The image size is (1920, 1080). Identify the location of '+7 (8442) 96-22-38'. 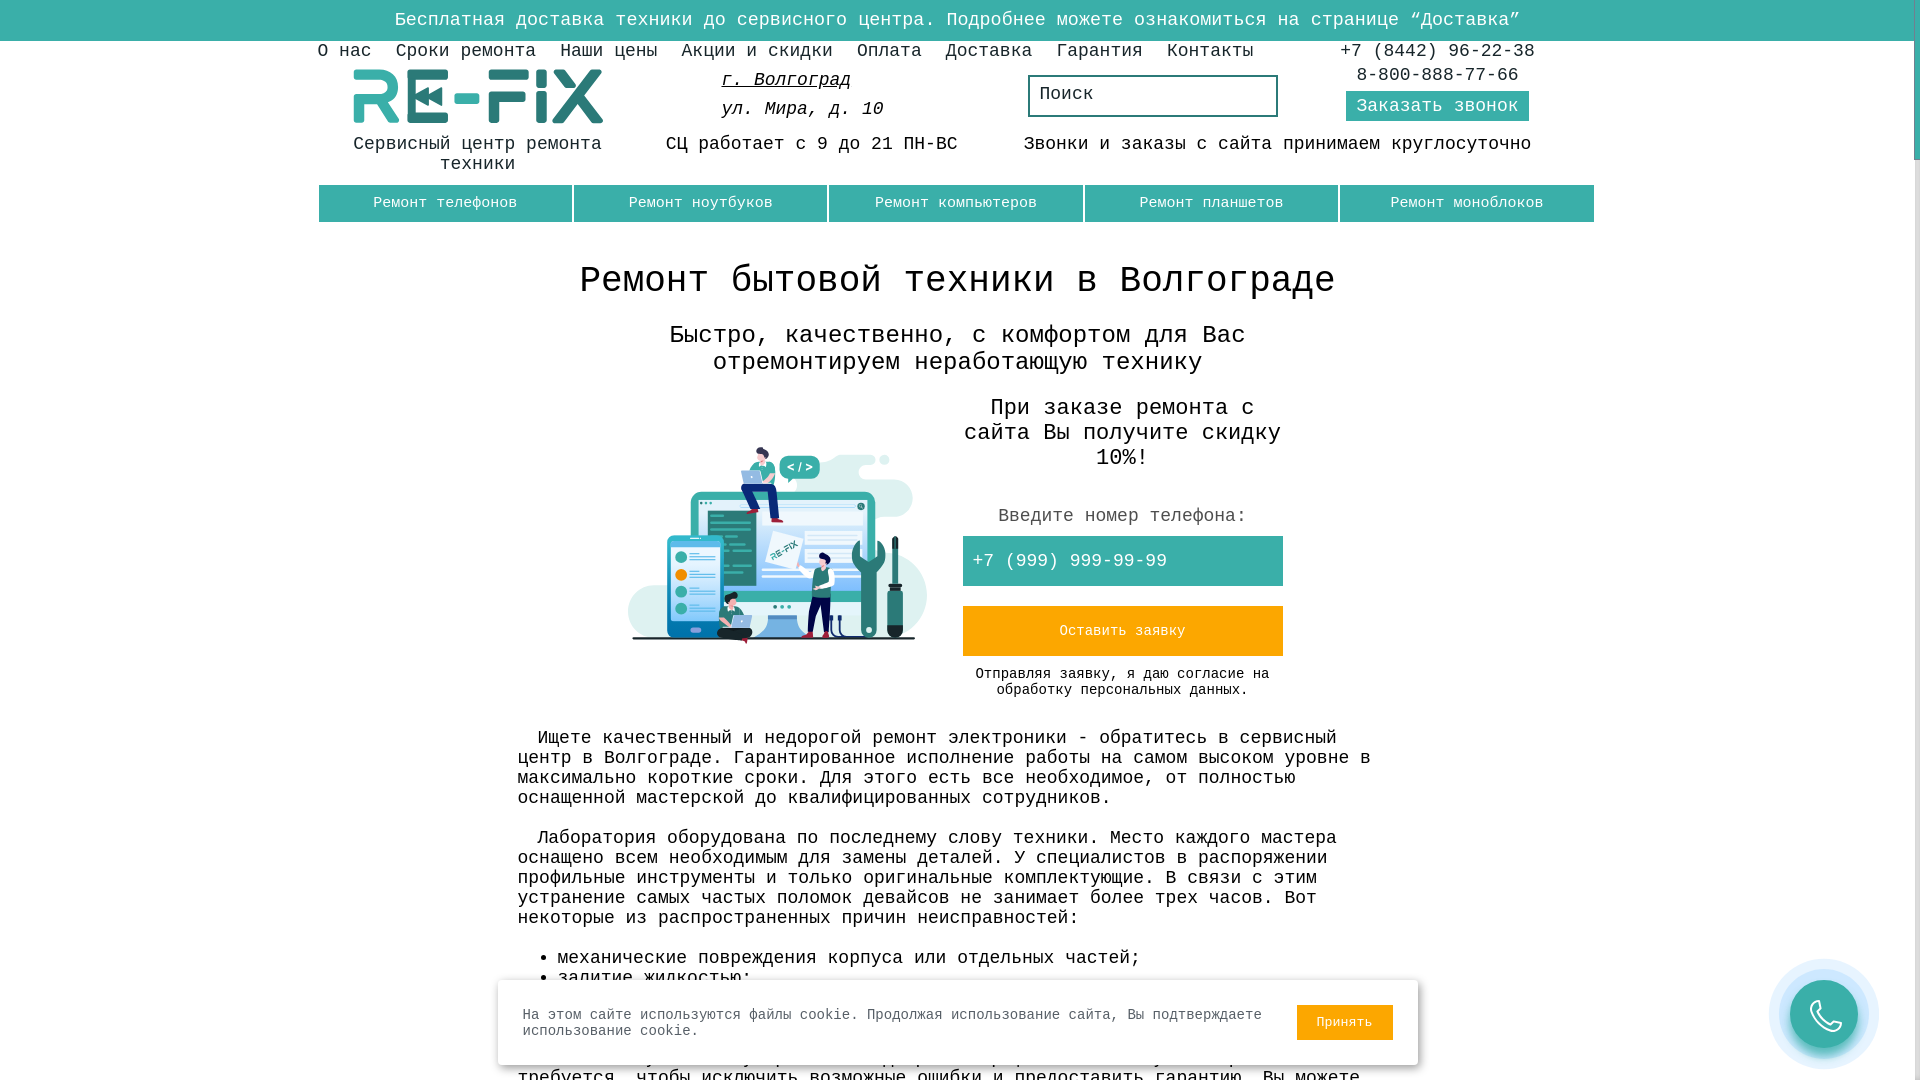
(1435, 49).